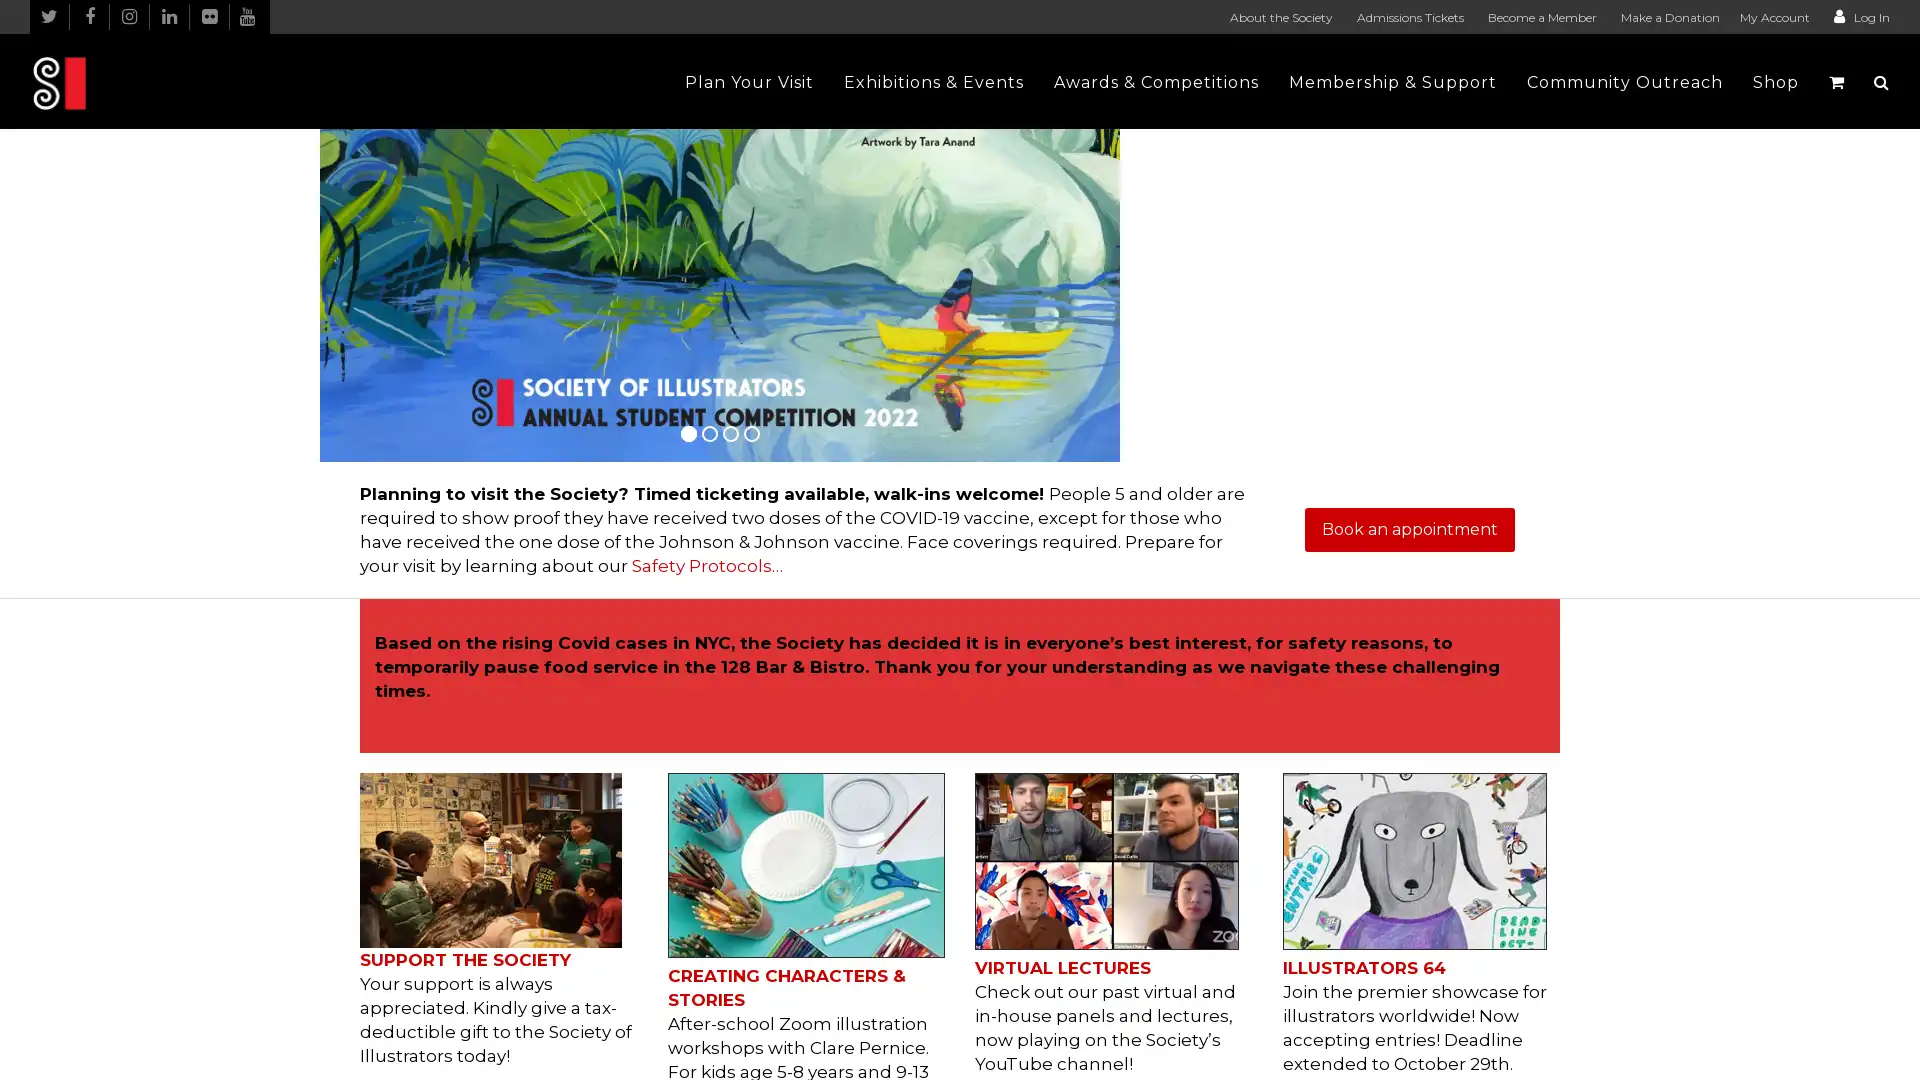  What do you see at coordinates (1871, 16) in the screenshot?
I see `Log In` at bounding box center [1871, 16].